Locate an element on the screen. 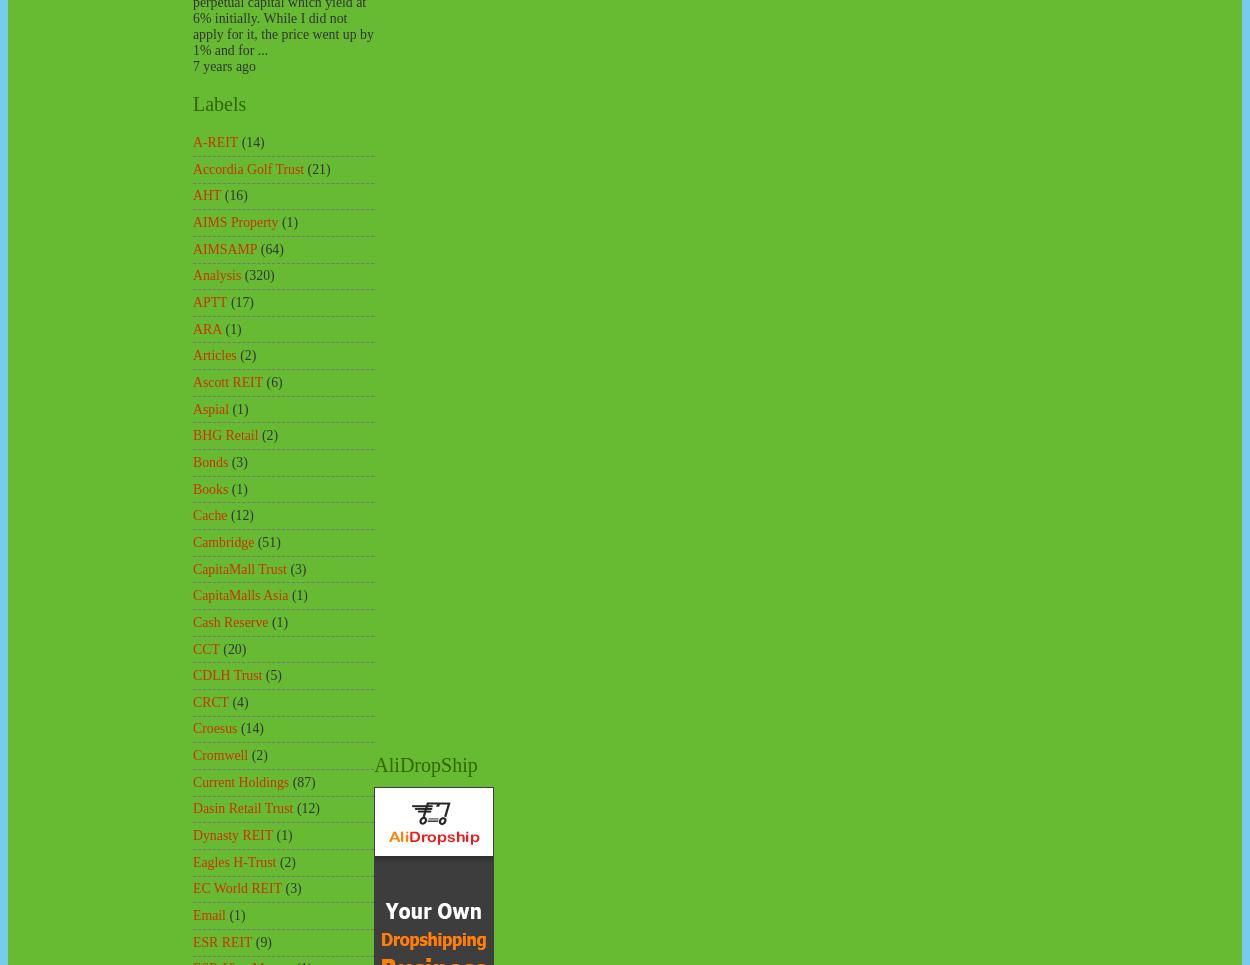  '(64)' is located at coordinates (271, 247).